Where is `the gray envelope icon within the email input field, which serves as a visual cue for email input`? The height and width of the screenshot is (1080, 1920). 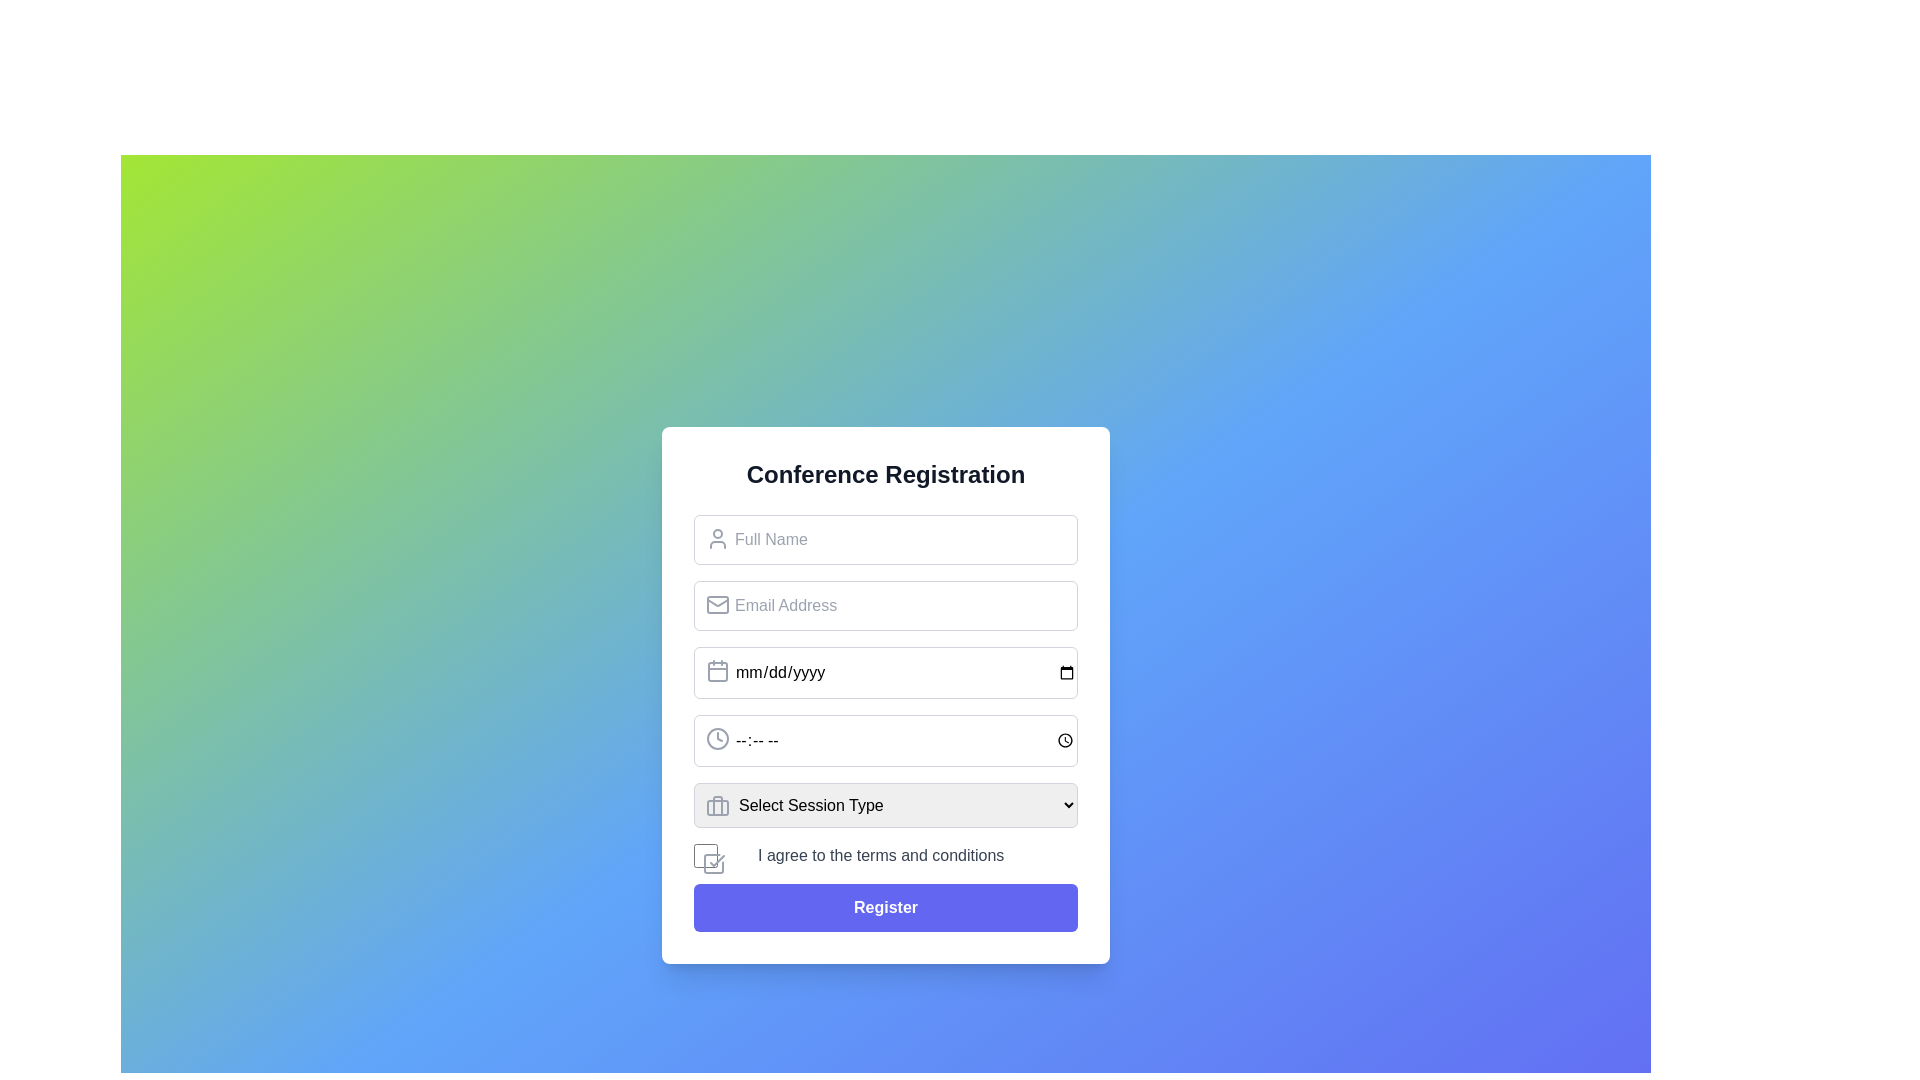
the gray envelope icon within the email input field, which serves as a visual cue for email input is located at coordinates (718, 603).